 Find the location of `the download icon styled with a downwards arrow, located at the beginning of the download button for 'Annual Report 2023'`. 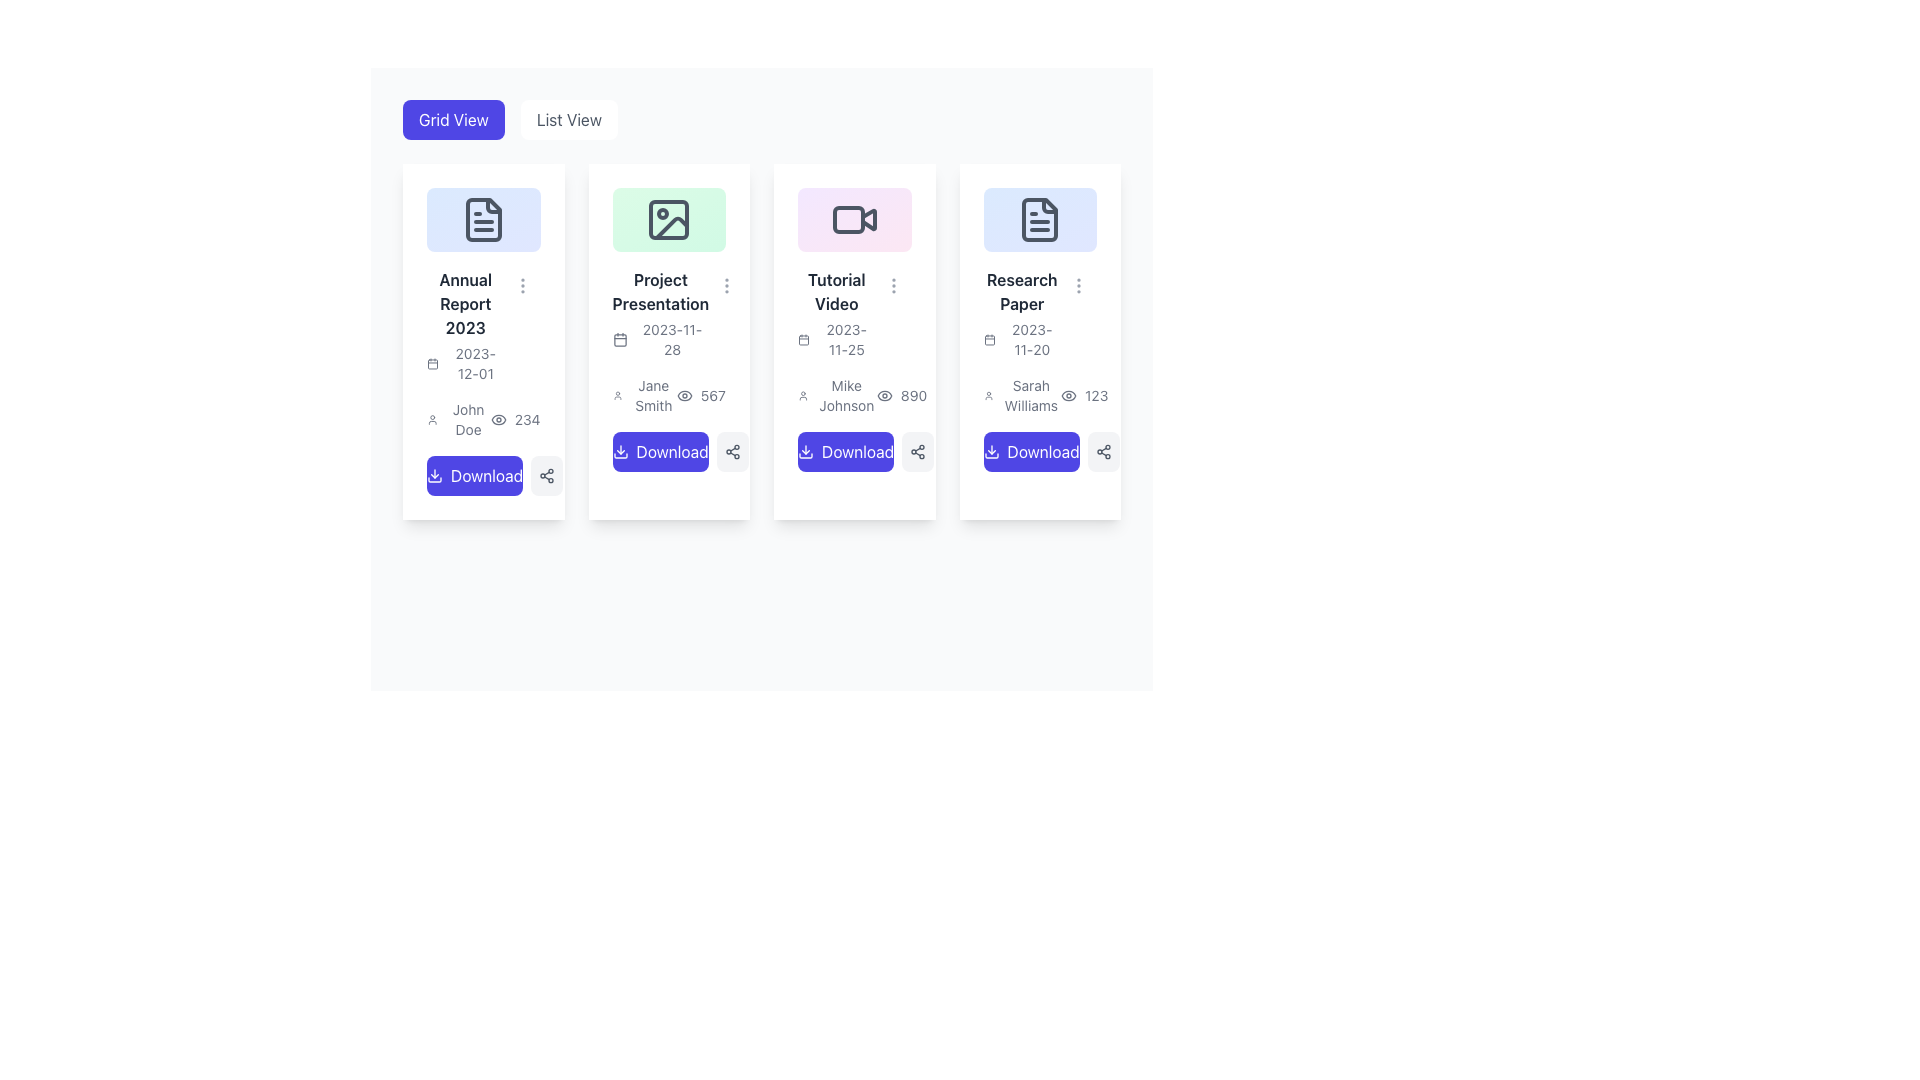

the download icon styled with a downwards arrow, located at the beginning of the download button for 'Annual Report 2023' is located at coordinates (434, 474).